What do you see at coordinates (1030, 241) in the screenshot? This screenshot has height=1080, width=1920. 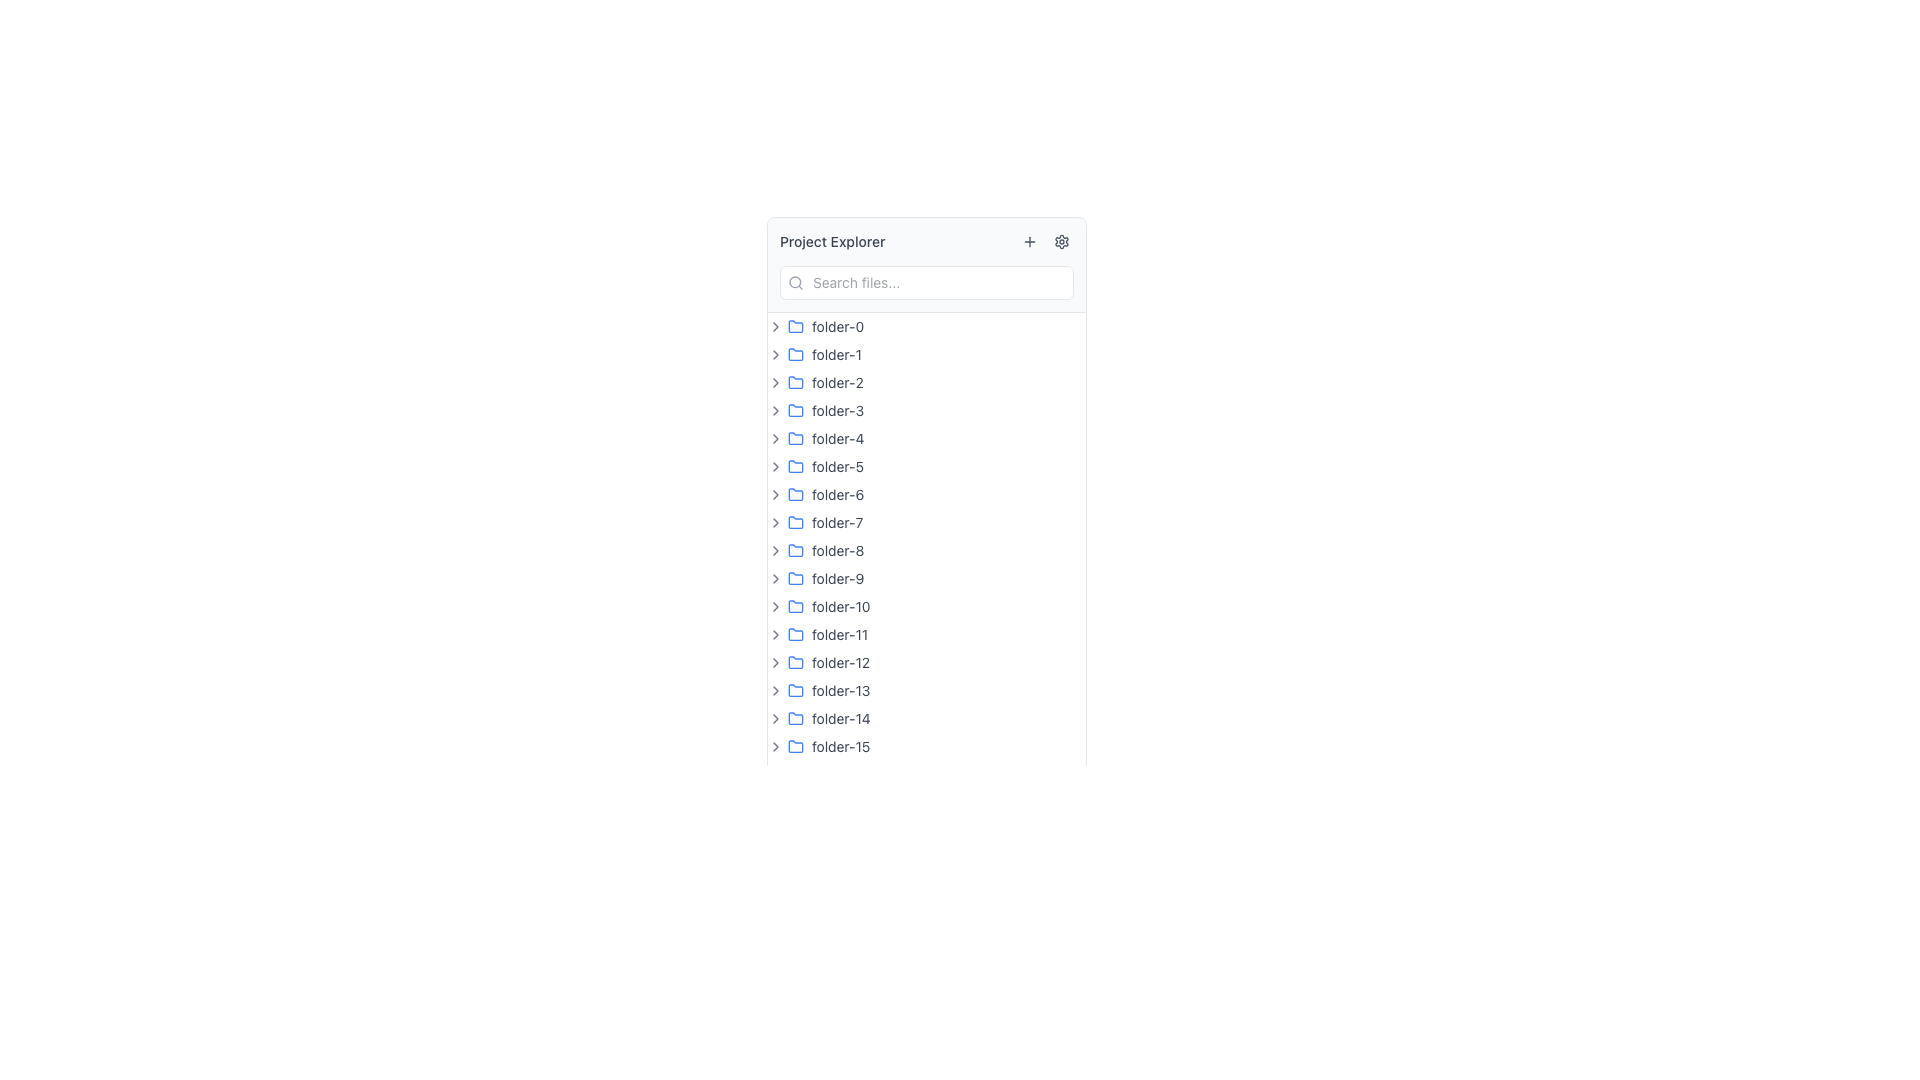 I see `the small circular button with a plus icon located at the top-right of the 'Project Explorer' panel for keyboard navigation` at bounding box center [1030, 241].